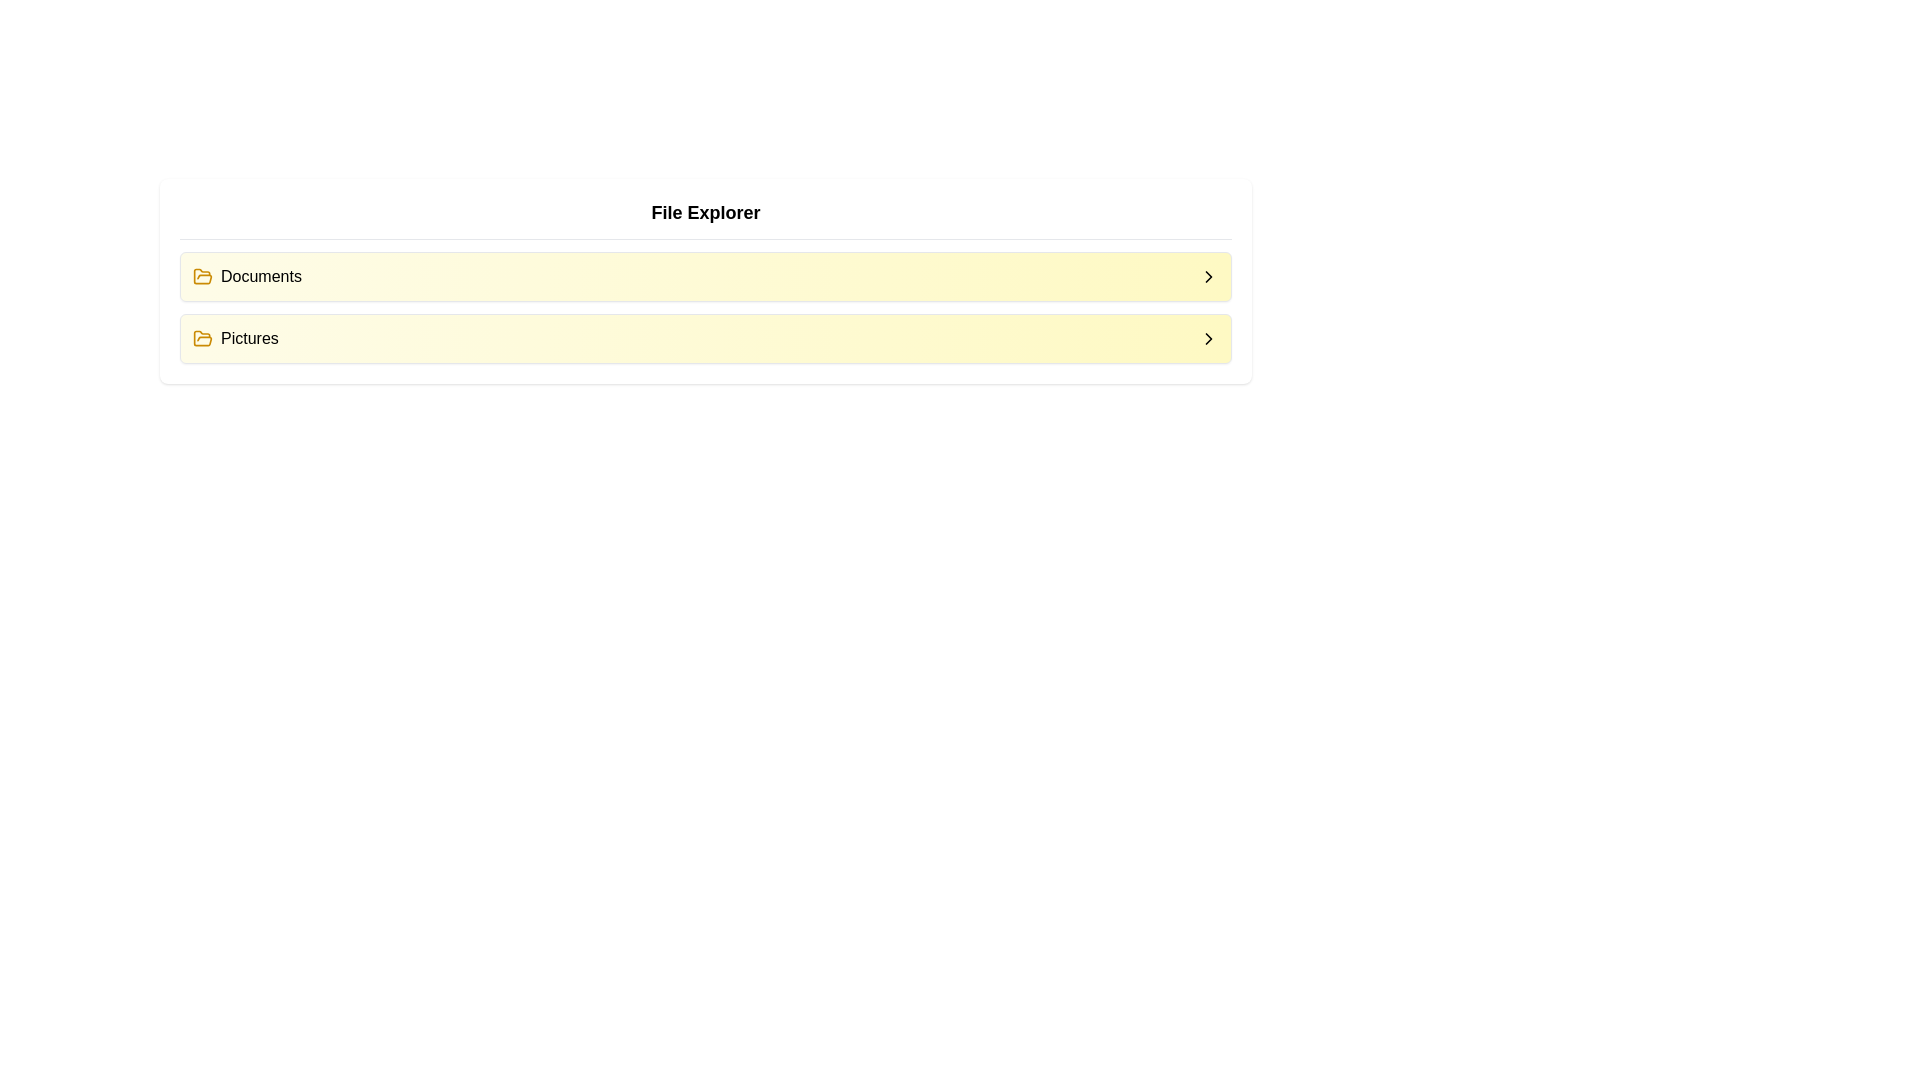  What do you see at coordinates (202, 338) in the screenshot?
I see `the 'Pictures' folder icon which is represented as an SVG element located in the second row of a list, positioned to the left of the text label 'Pictures'` at bounding box center [202, 338].